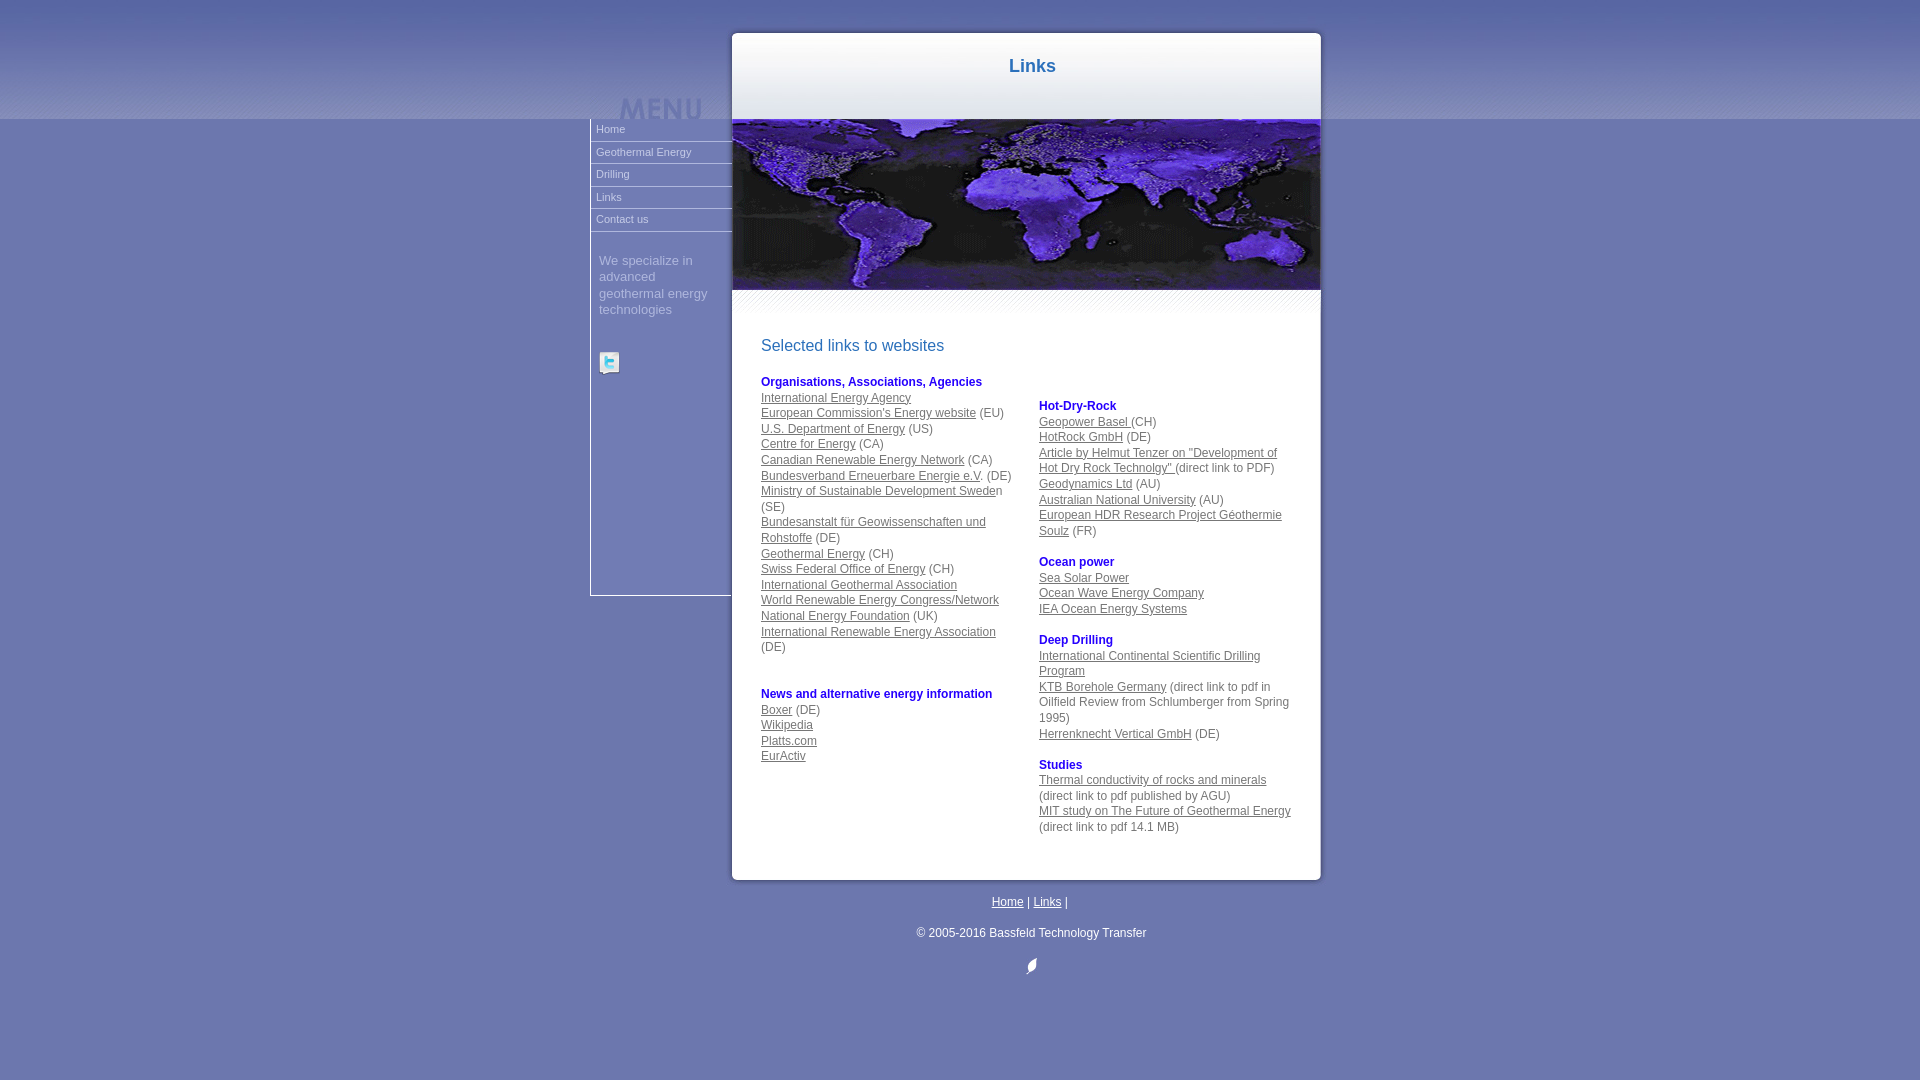  Describe the element at coordinates (782, 756) in the screenshot. I see `'EurActiv'` at that location.